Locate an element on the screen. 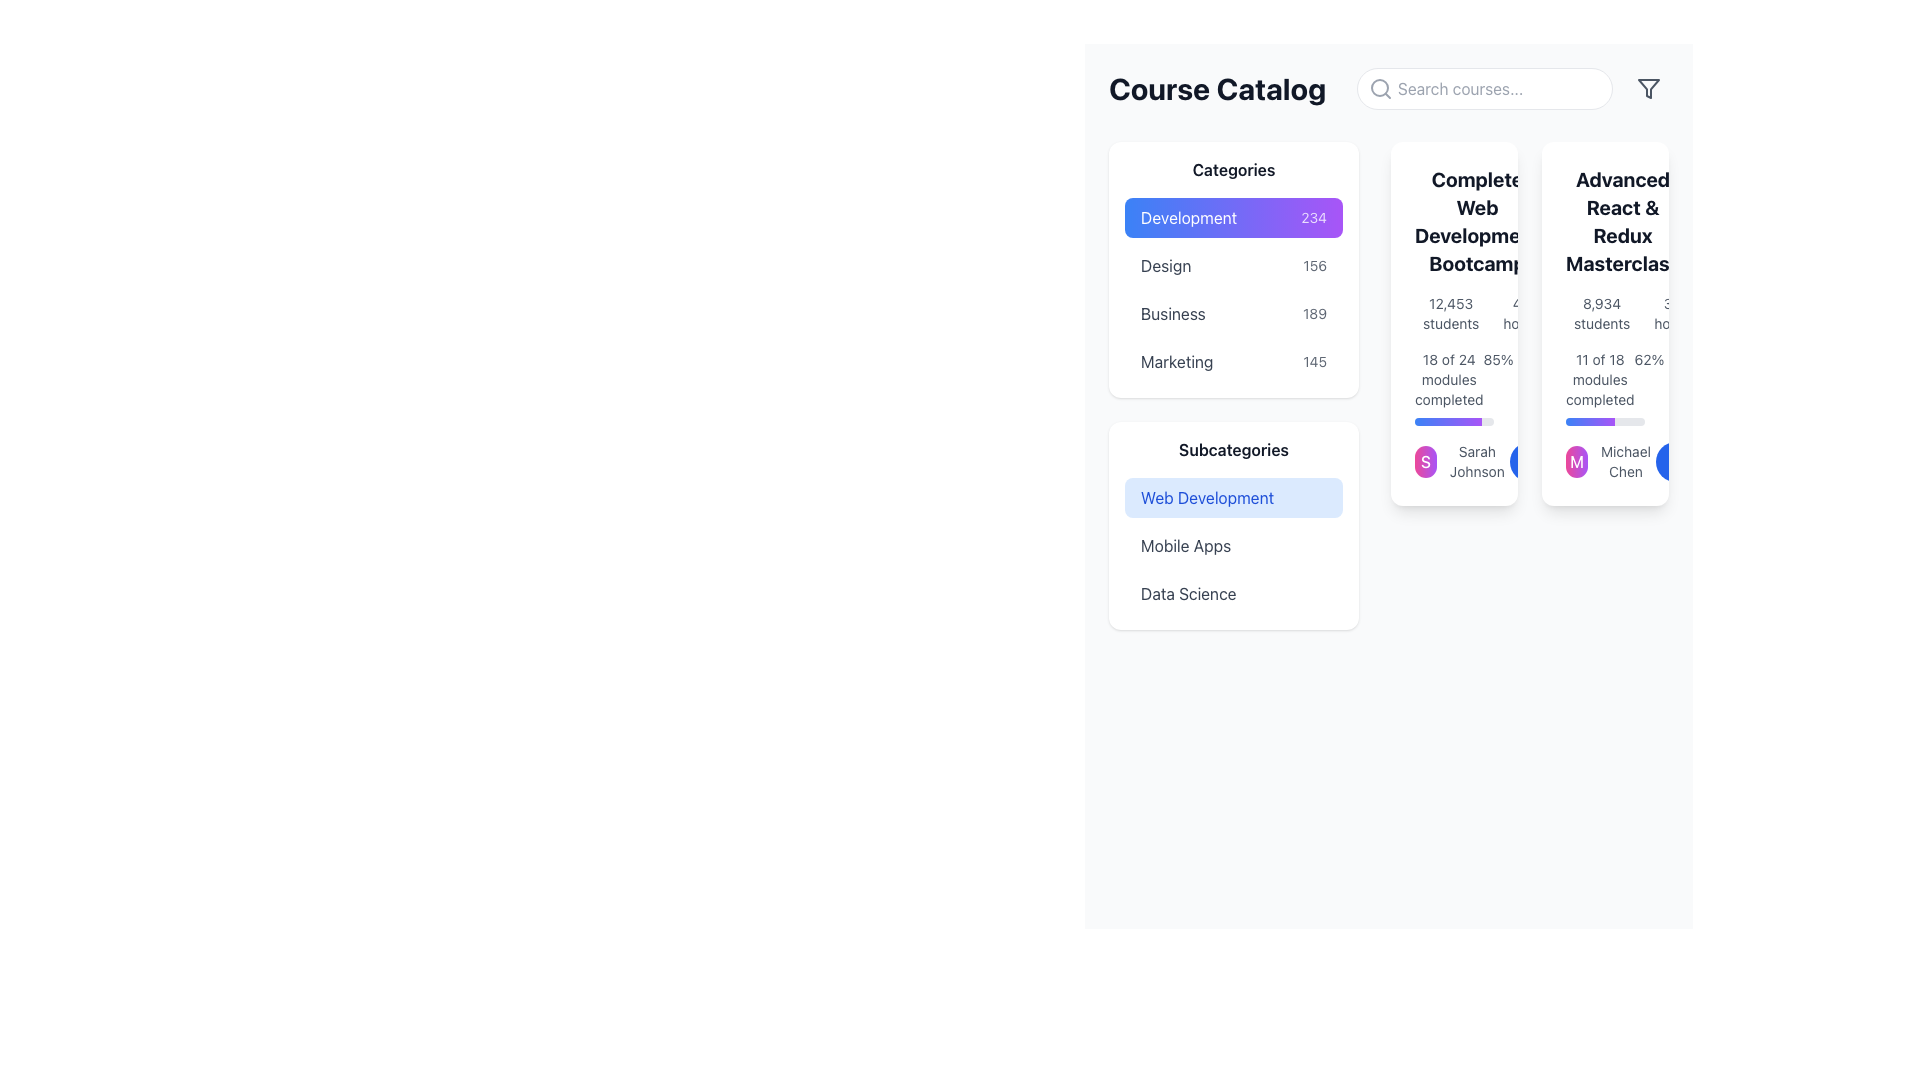 Image resolution: width=1920 pixels, height=1080 pixels. the Course information card located in the upper-right portion of the grid is located at coordinates (1605, 323).